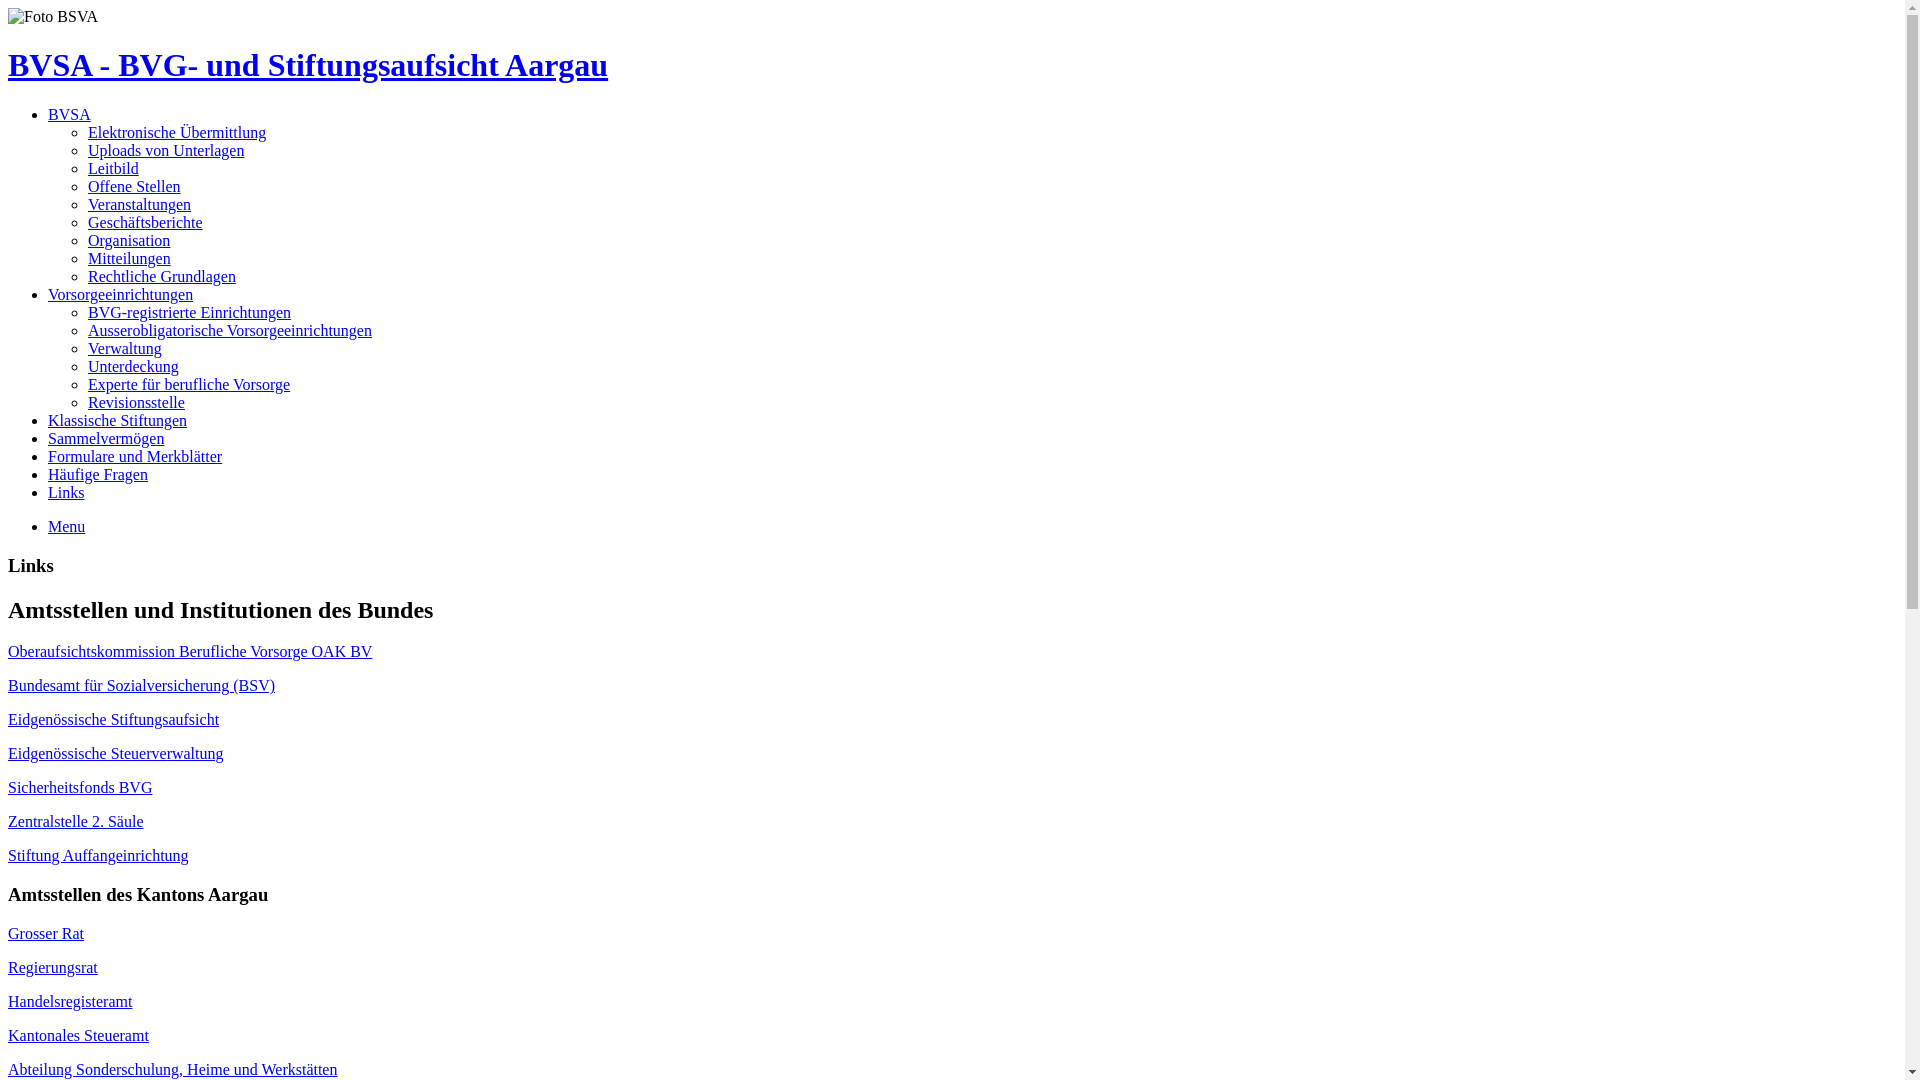 The height and width of the screenshot is (1080, 1920). I want to click on 'Veranstaltungen', so click(138, 204).